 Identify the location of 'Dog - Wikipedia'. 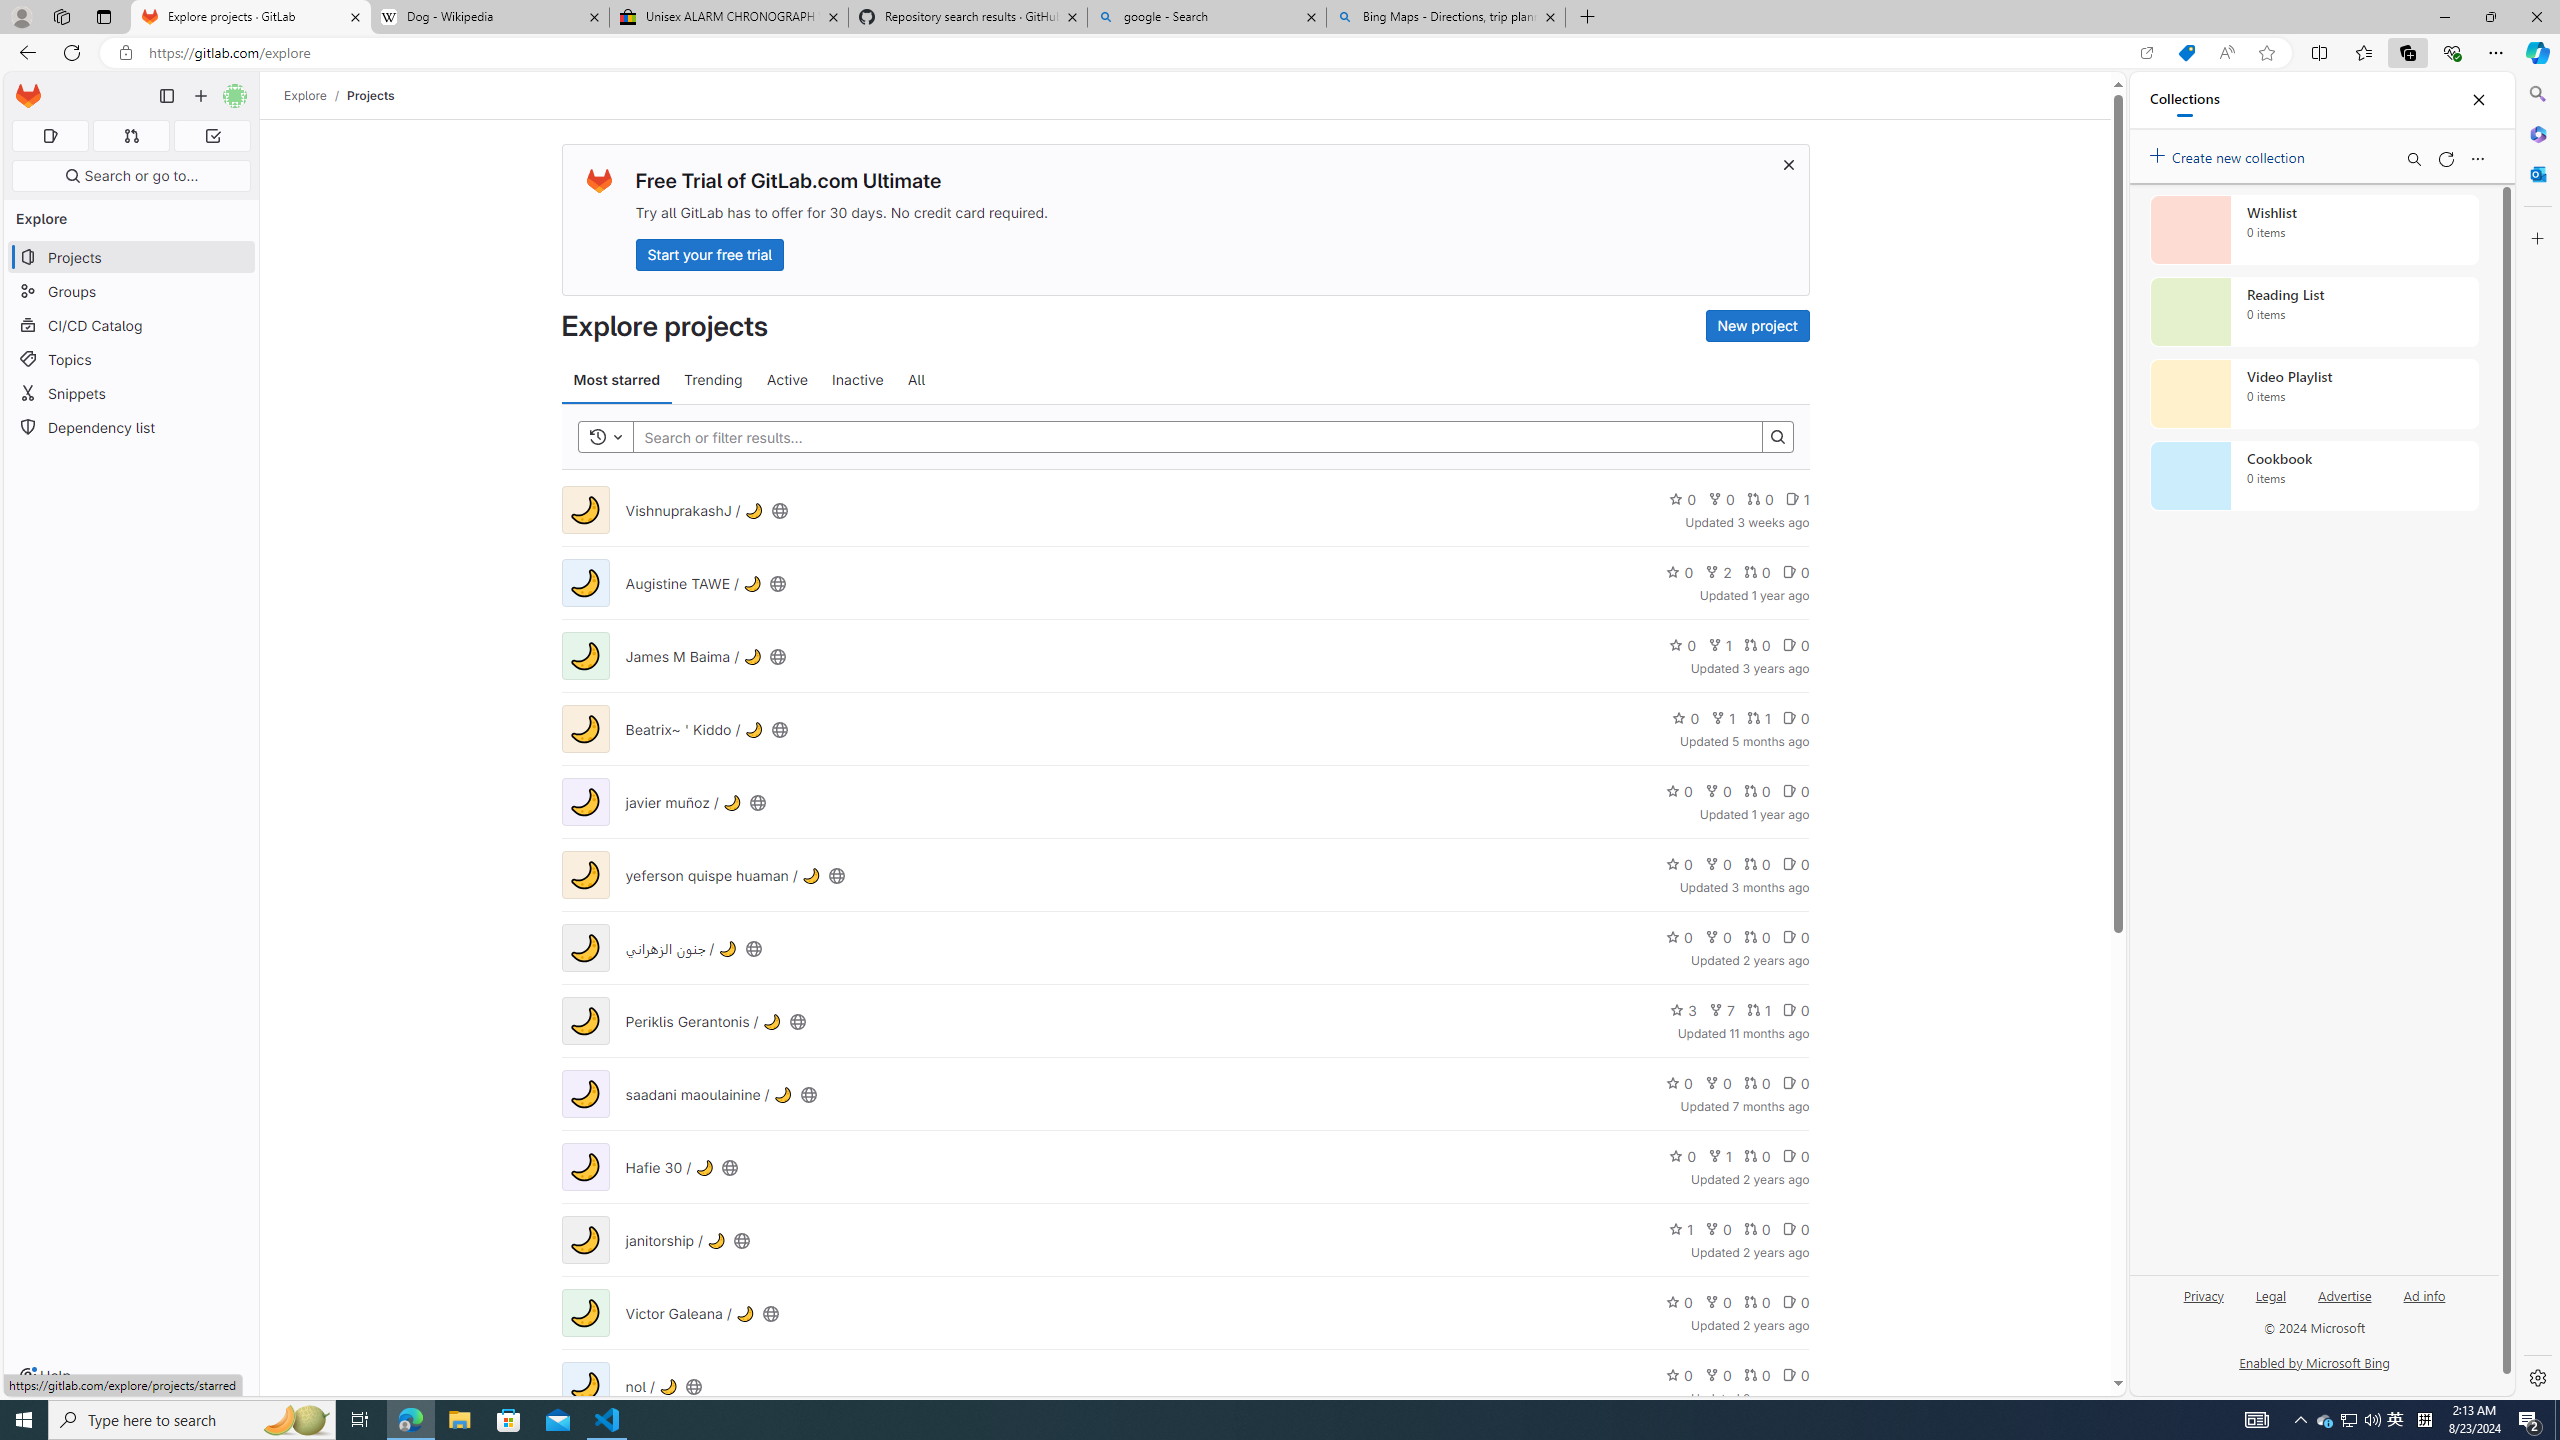
(488, 16).